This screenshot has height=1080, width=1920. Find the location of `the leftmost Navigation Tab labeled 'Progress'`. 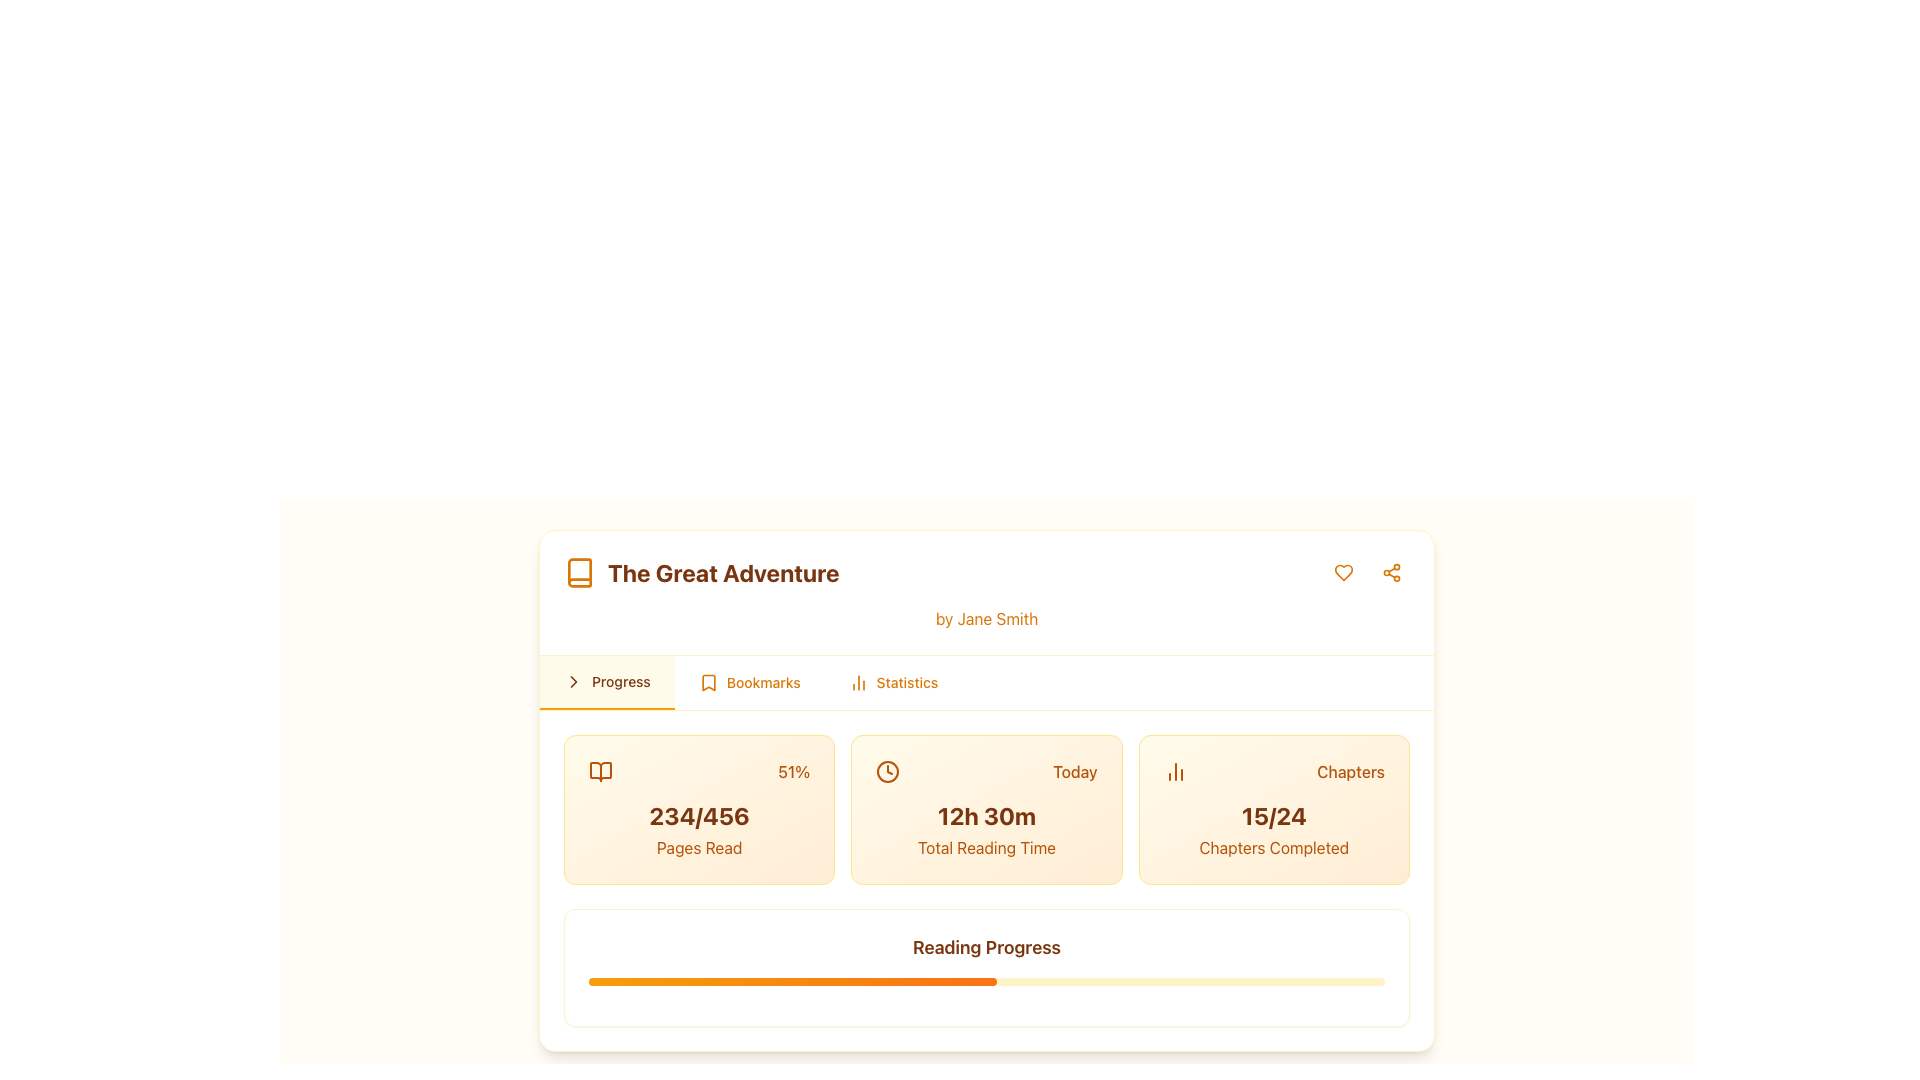

the leftmost Navigation Tab labeled 'Progress' is located at coordinates (606, 681).